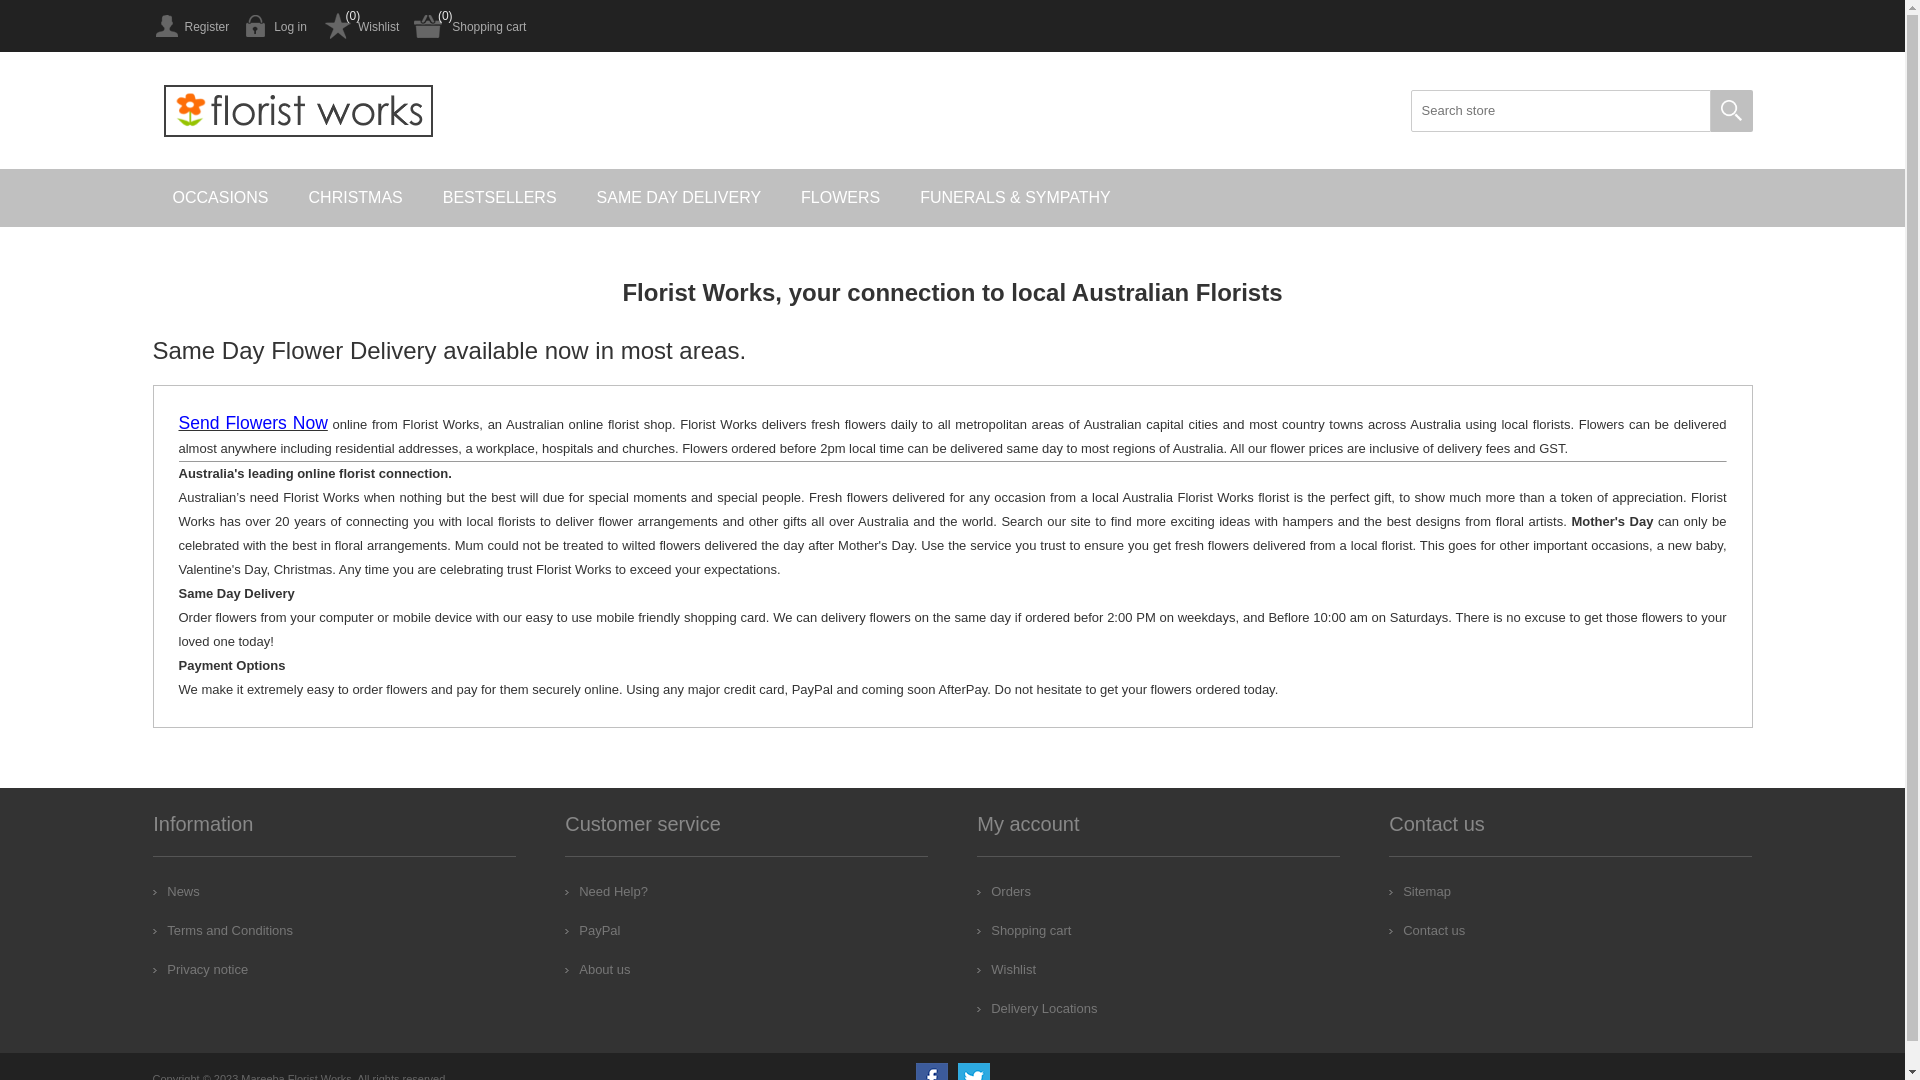 The width and height of the screenshot is (1920, 1080). What do you see at coordinates (1015, 197) in the screenshot?
I see `'FUNERALS & SYMPATHY'` at bounding box center [1015, 197].